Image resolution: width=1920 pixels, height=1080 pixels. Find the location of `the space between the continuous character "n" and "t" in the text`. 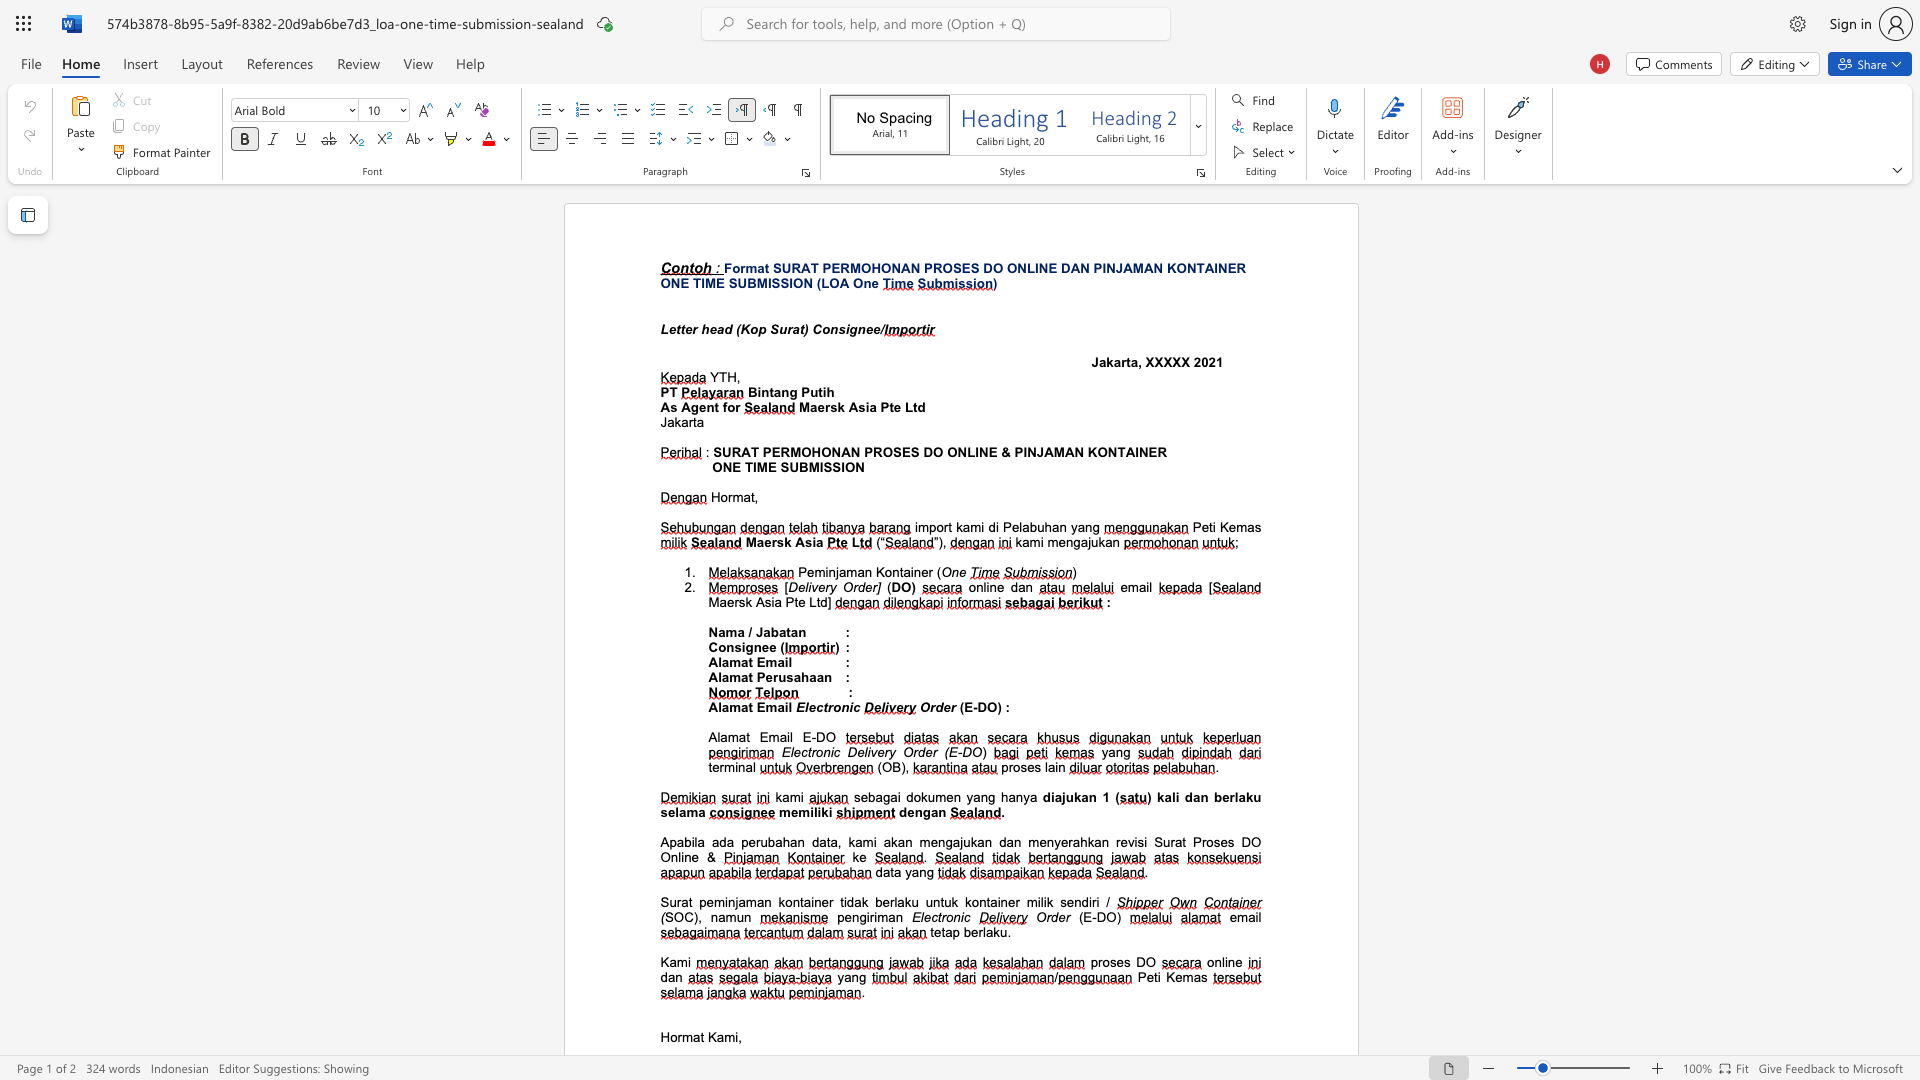

the space between the continuous character "n" and "t" in the text is located at coordinates (767, 392).